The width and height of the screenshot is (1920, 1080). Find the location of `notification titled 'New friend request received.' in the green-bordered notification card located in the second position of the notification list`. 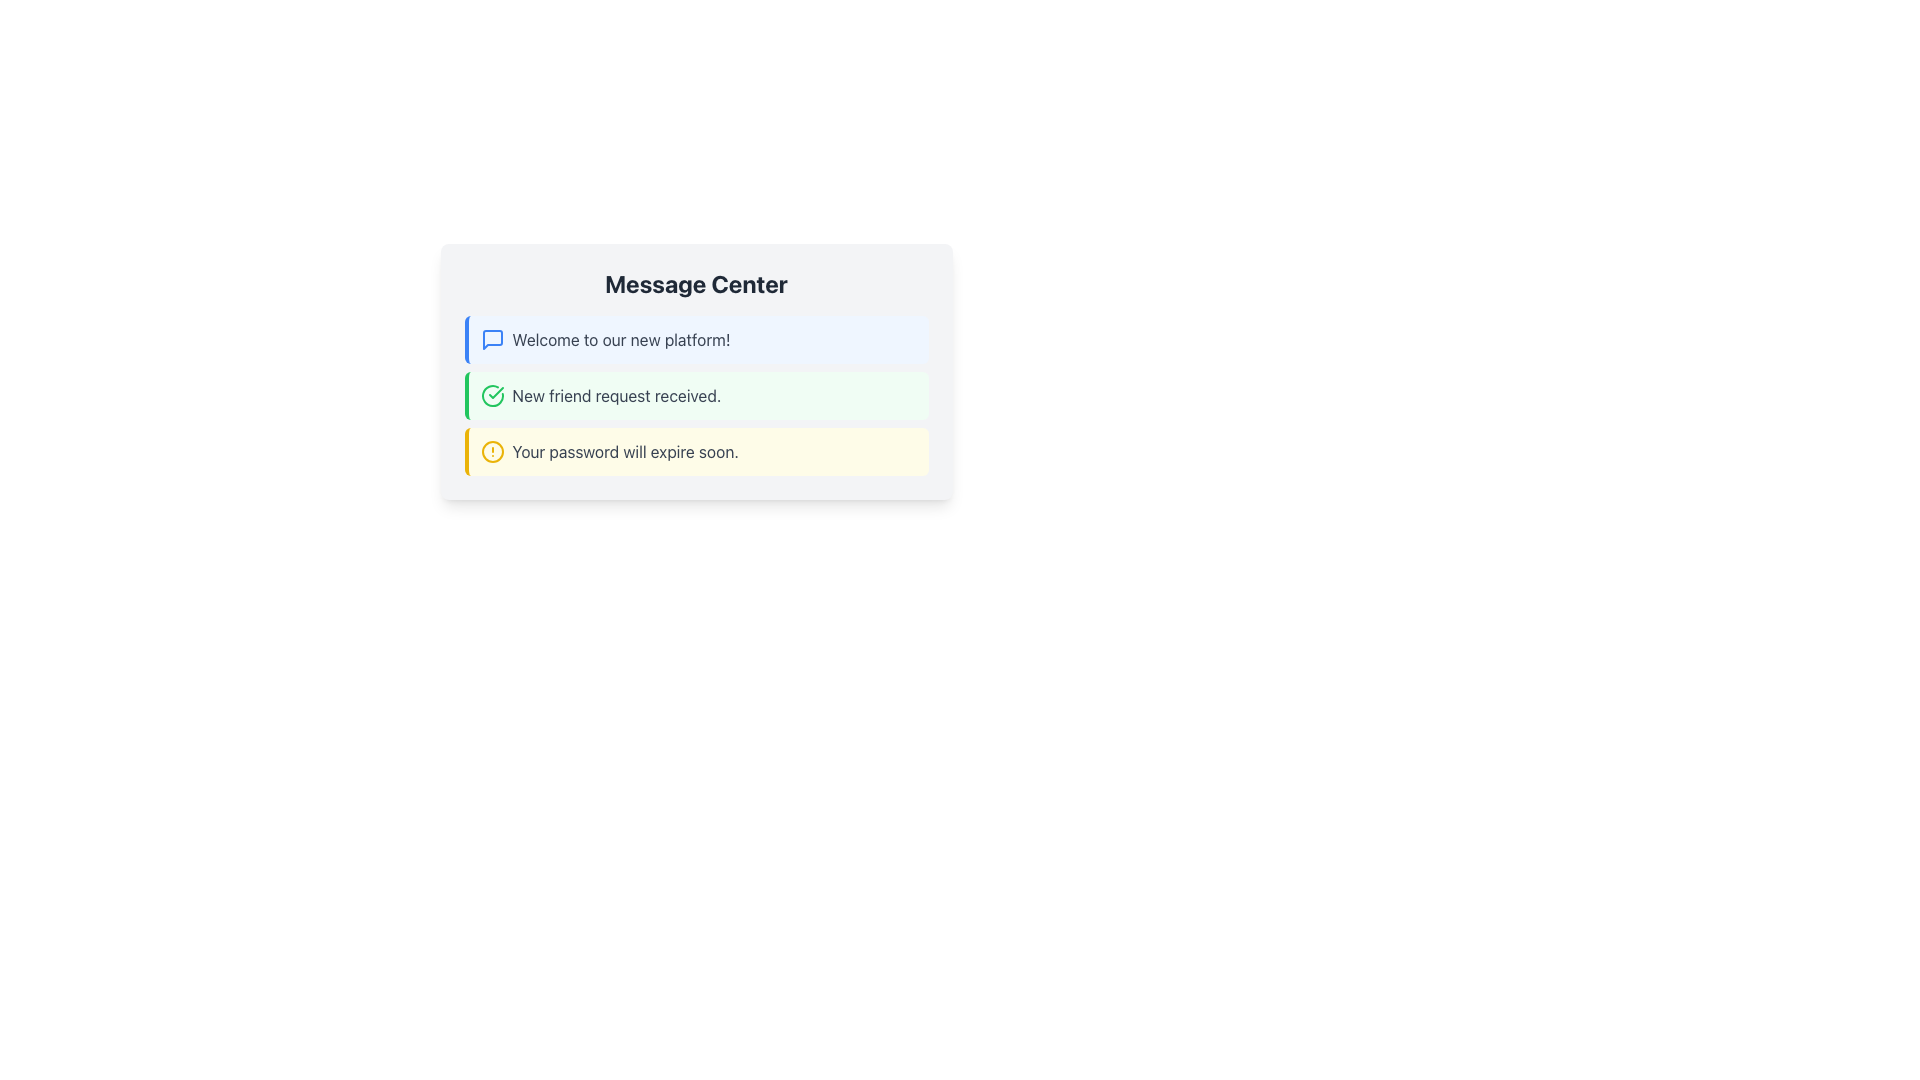

notification titled 'New friend request received.' in the green-bordered notification card located in the second position of the notification list is located at coordinates (696, 396).